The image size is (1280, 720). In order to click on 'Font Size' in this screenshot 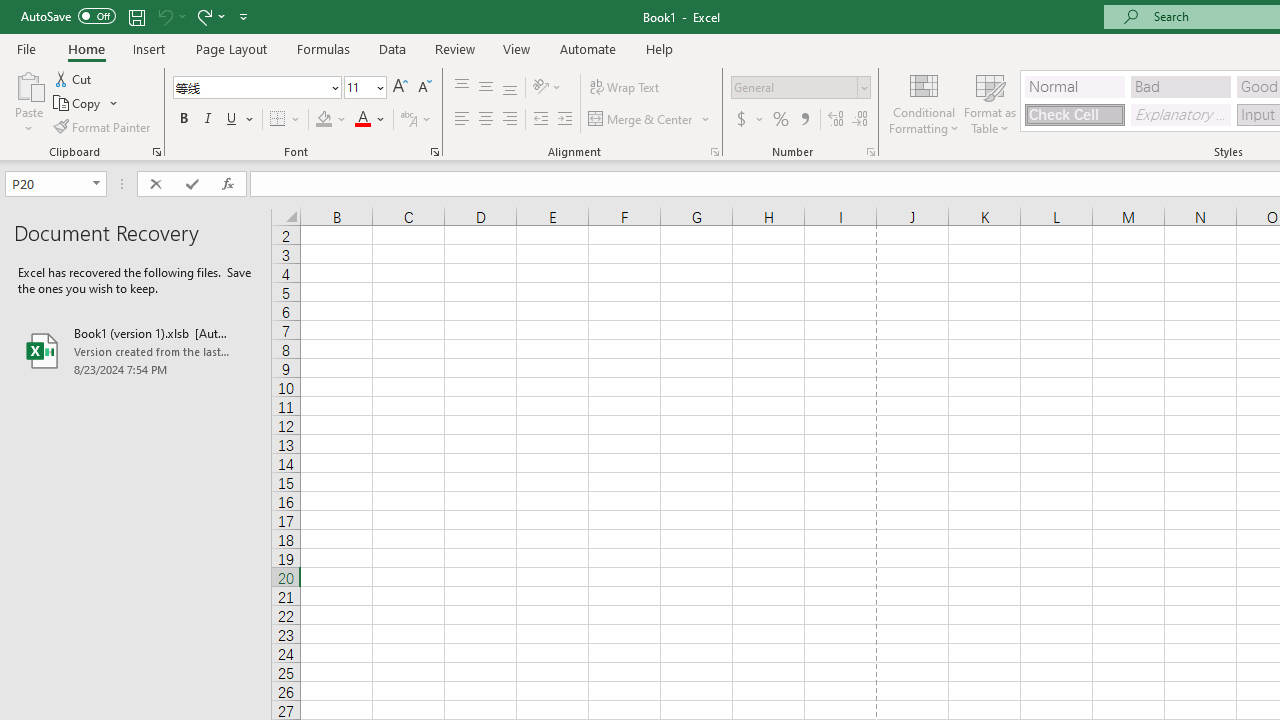, I will do `click(365, 86)`.